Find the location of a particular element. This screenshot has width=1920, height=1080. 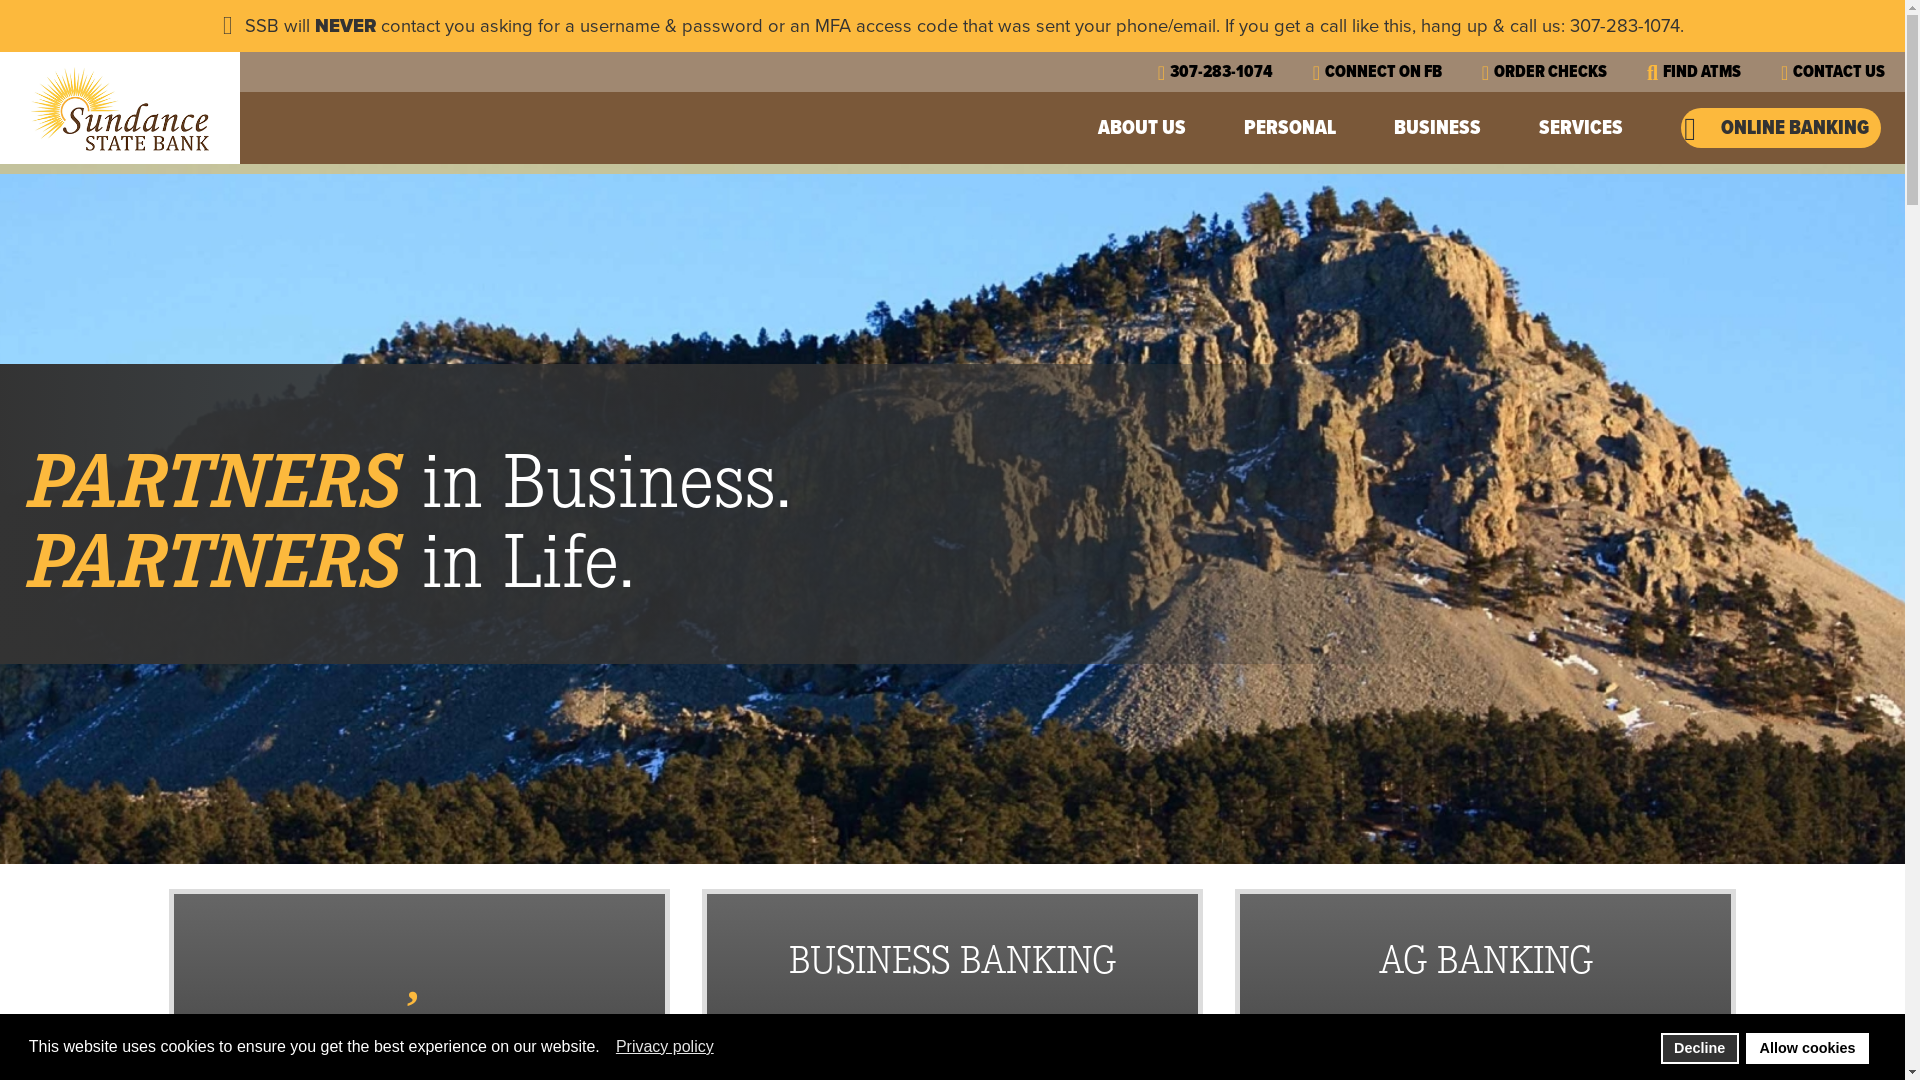

'Decline' is located at coordinates (1698, 1047).